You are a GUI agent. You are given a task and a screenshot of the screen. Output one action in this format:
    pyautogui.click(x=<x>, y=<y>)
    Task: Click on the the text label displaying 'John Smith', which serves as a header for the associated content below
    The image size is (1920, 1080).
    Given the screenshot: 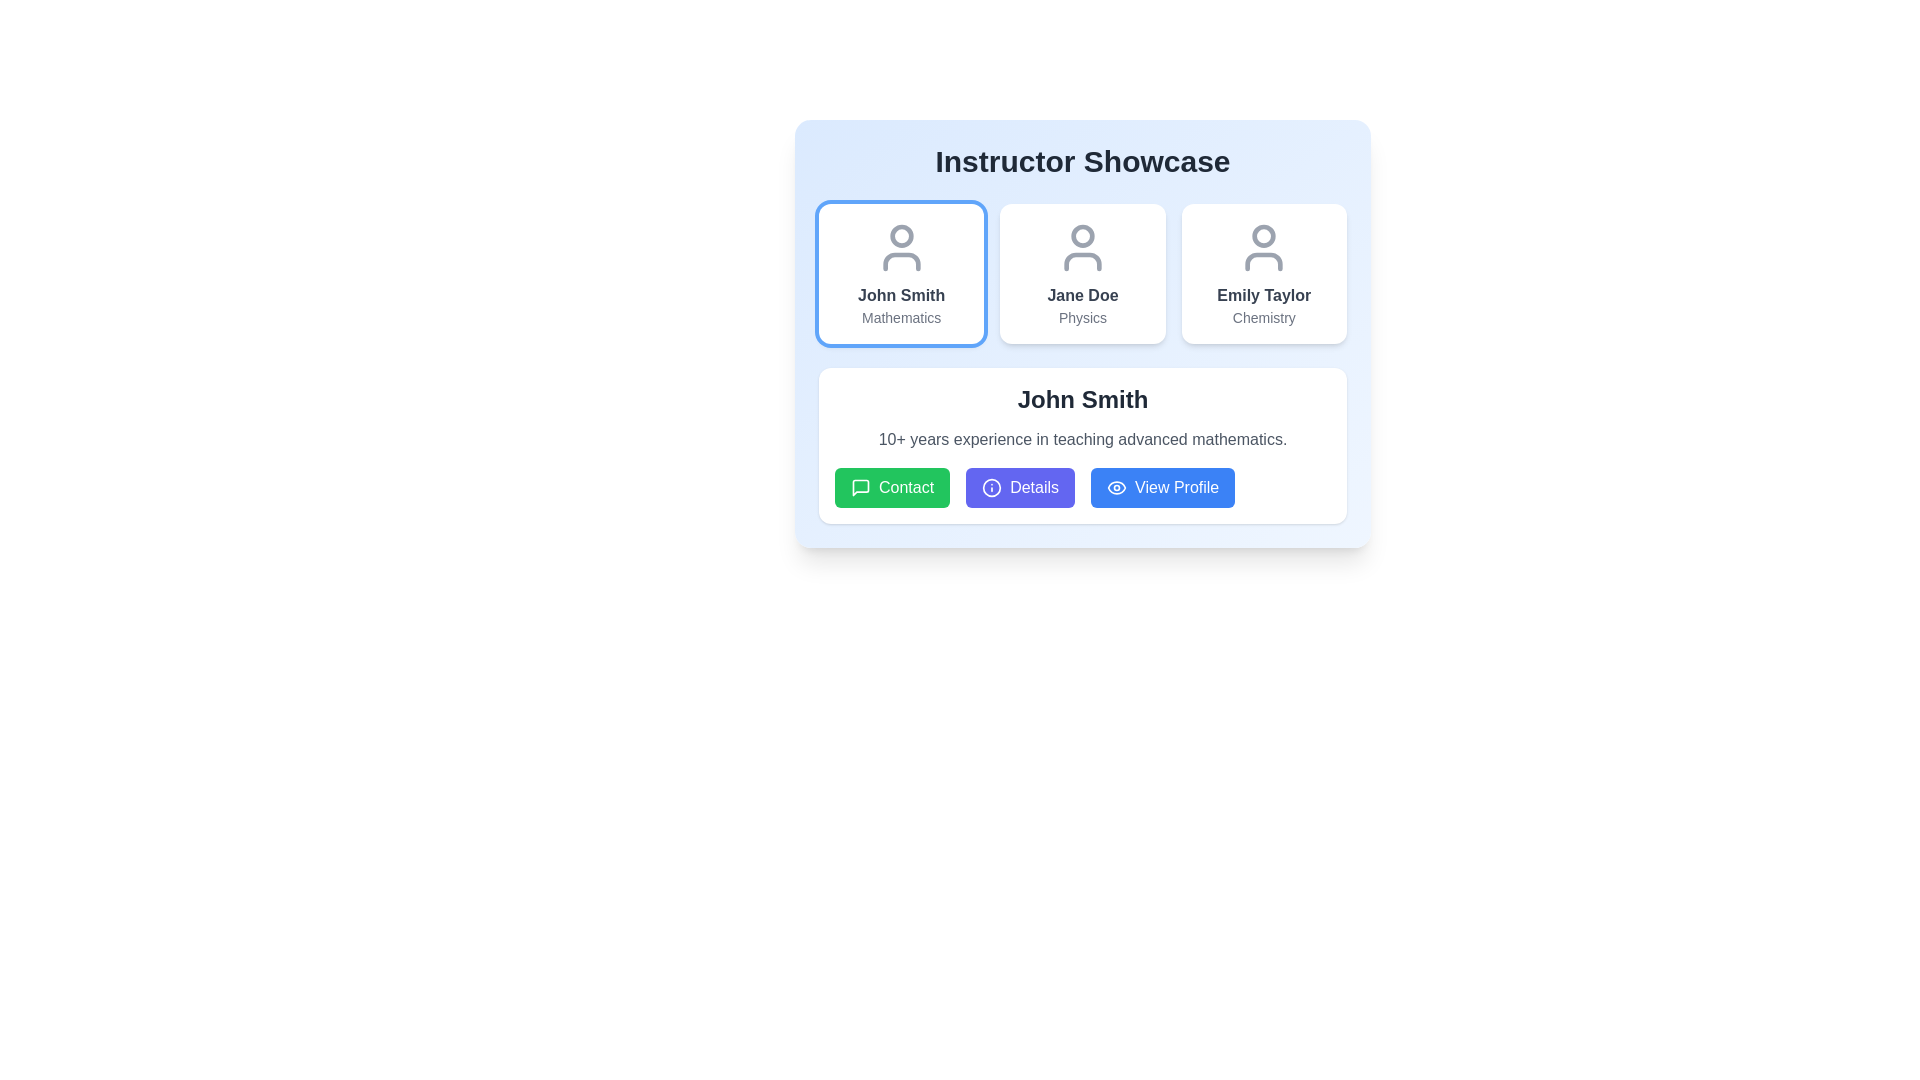 What is the action you would take?
    pyautogui.click(x=1082, y=400)
    